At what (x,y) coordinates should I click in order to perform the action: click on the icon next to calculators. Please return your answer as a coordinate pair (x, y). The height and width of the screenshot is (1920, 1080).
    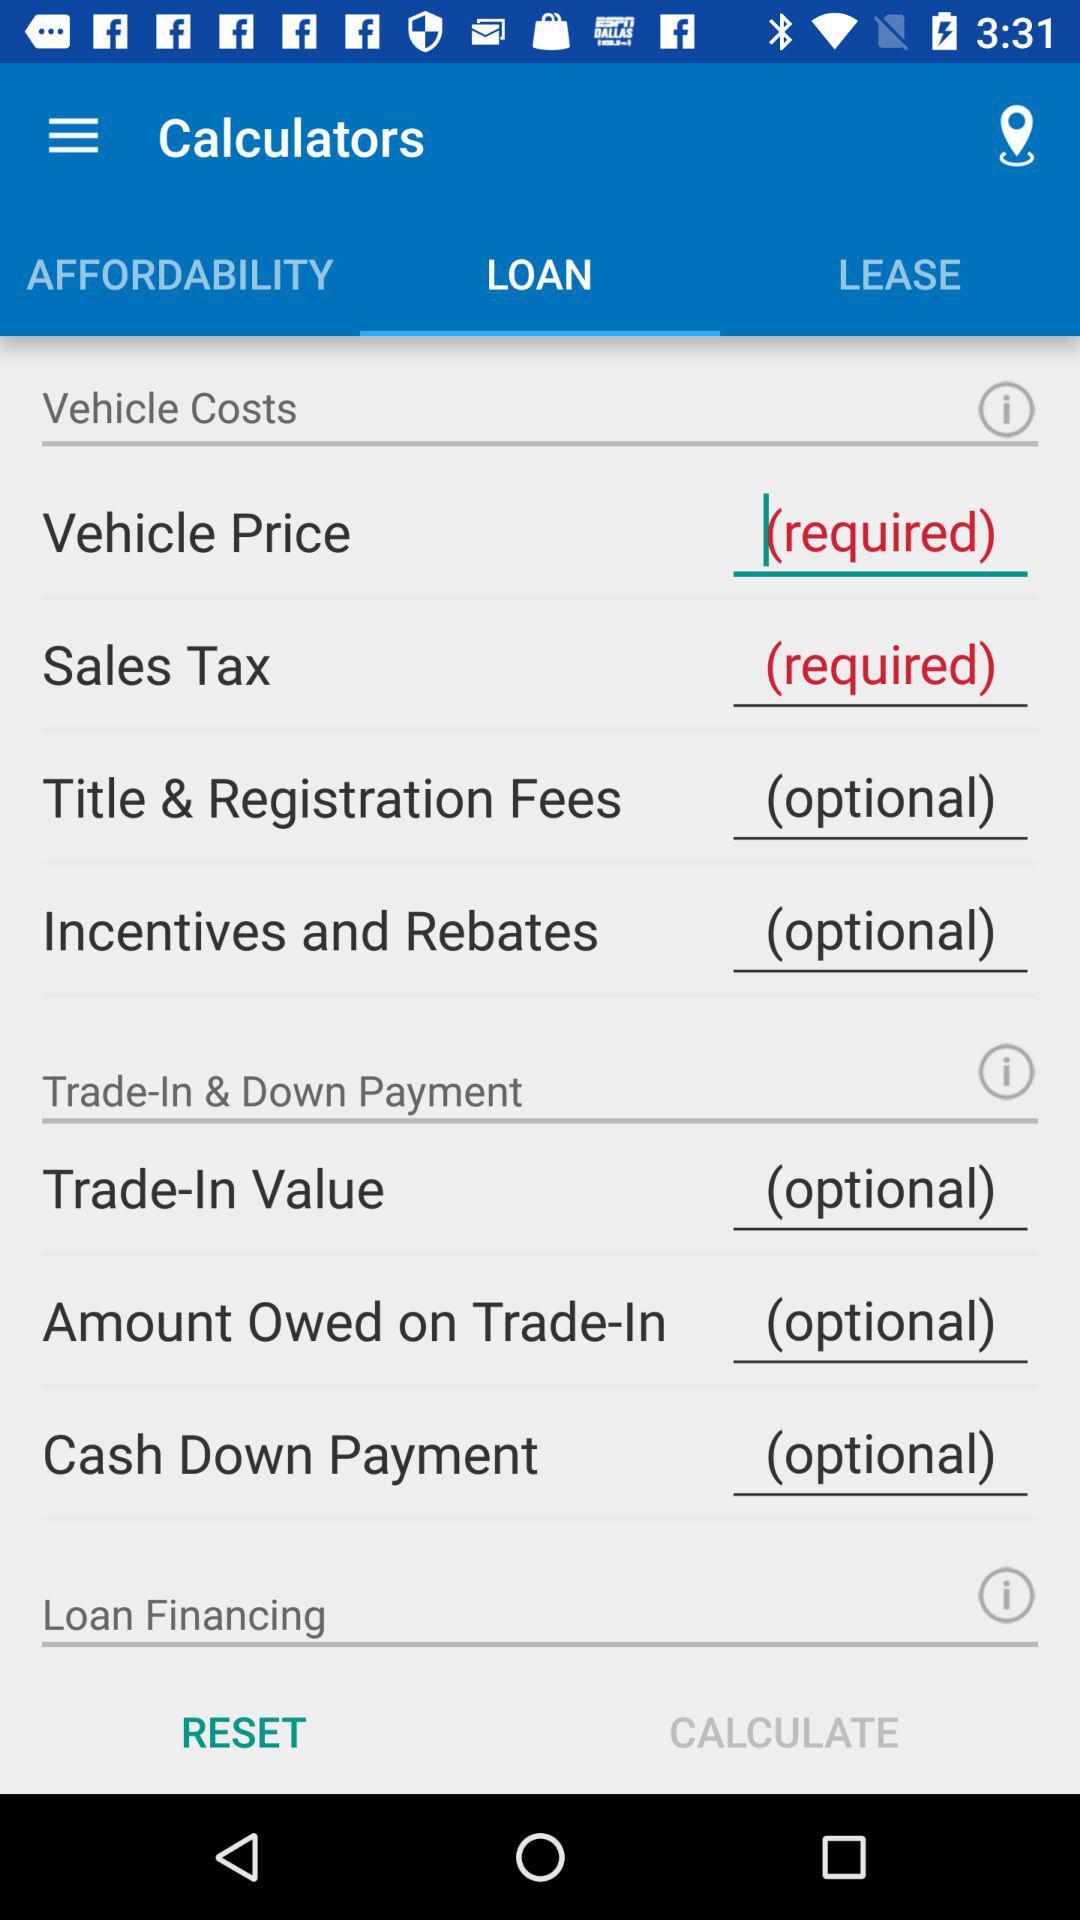
    Looking at the image, I should click on (1017, 135).